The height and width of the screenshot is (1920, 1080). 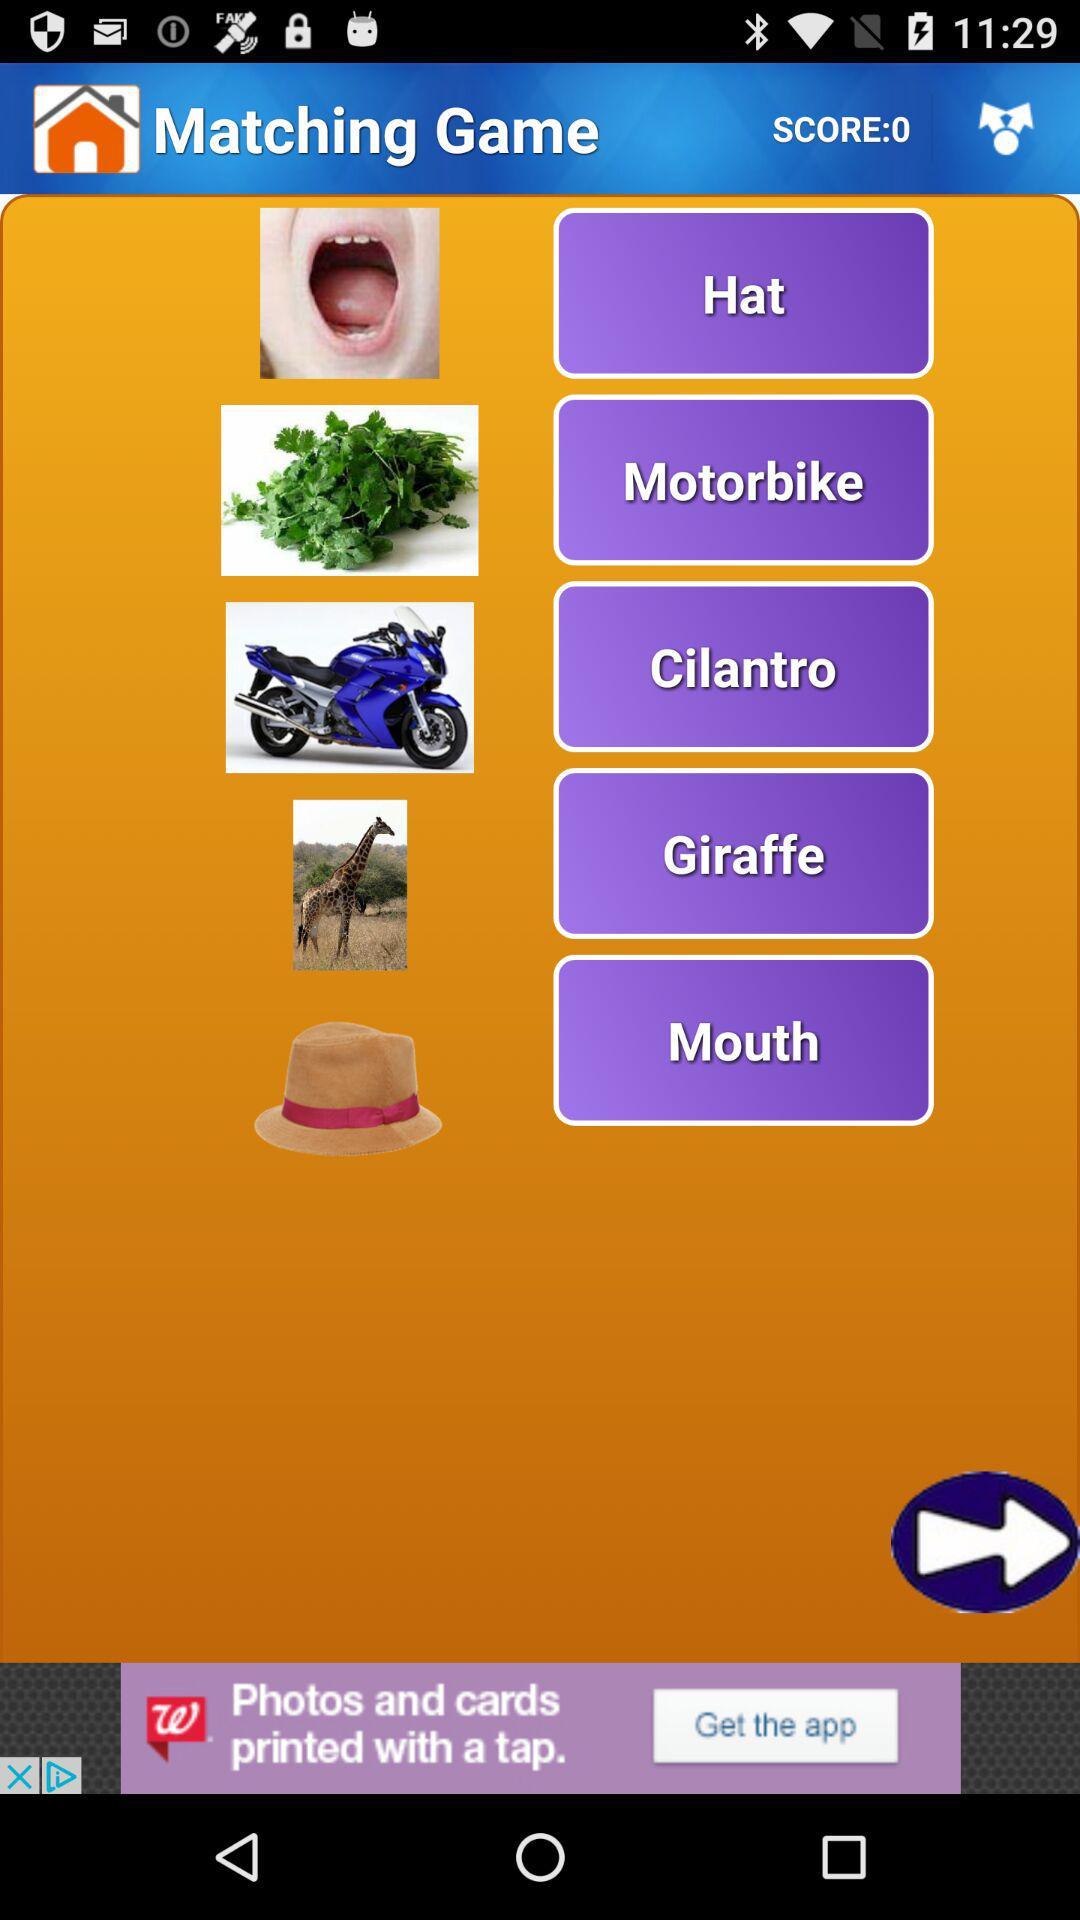 I want to click on move forward, so click(x=984, y=1540).